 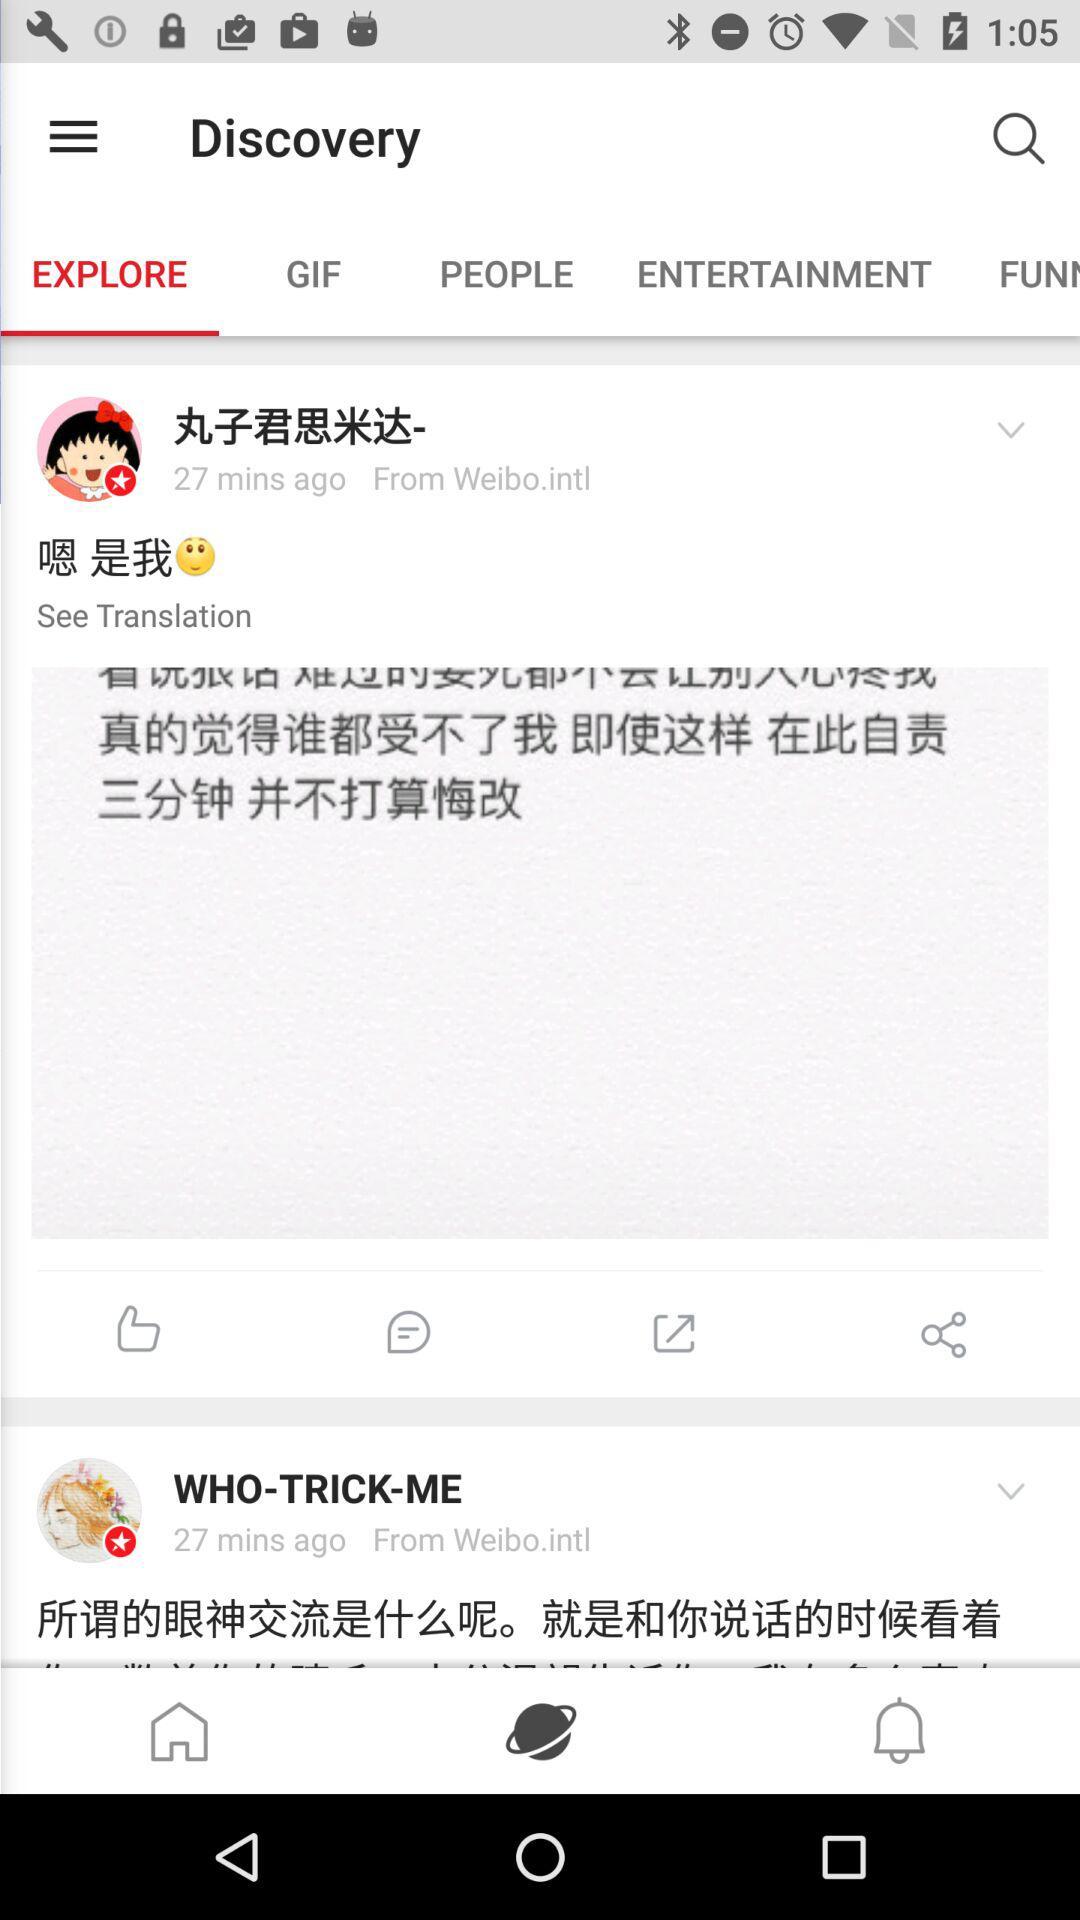 I want to click on app next to the discovery icon, so click(x=72, y=135).